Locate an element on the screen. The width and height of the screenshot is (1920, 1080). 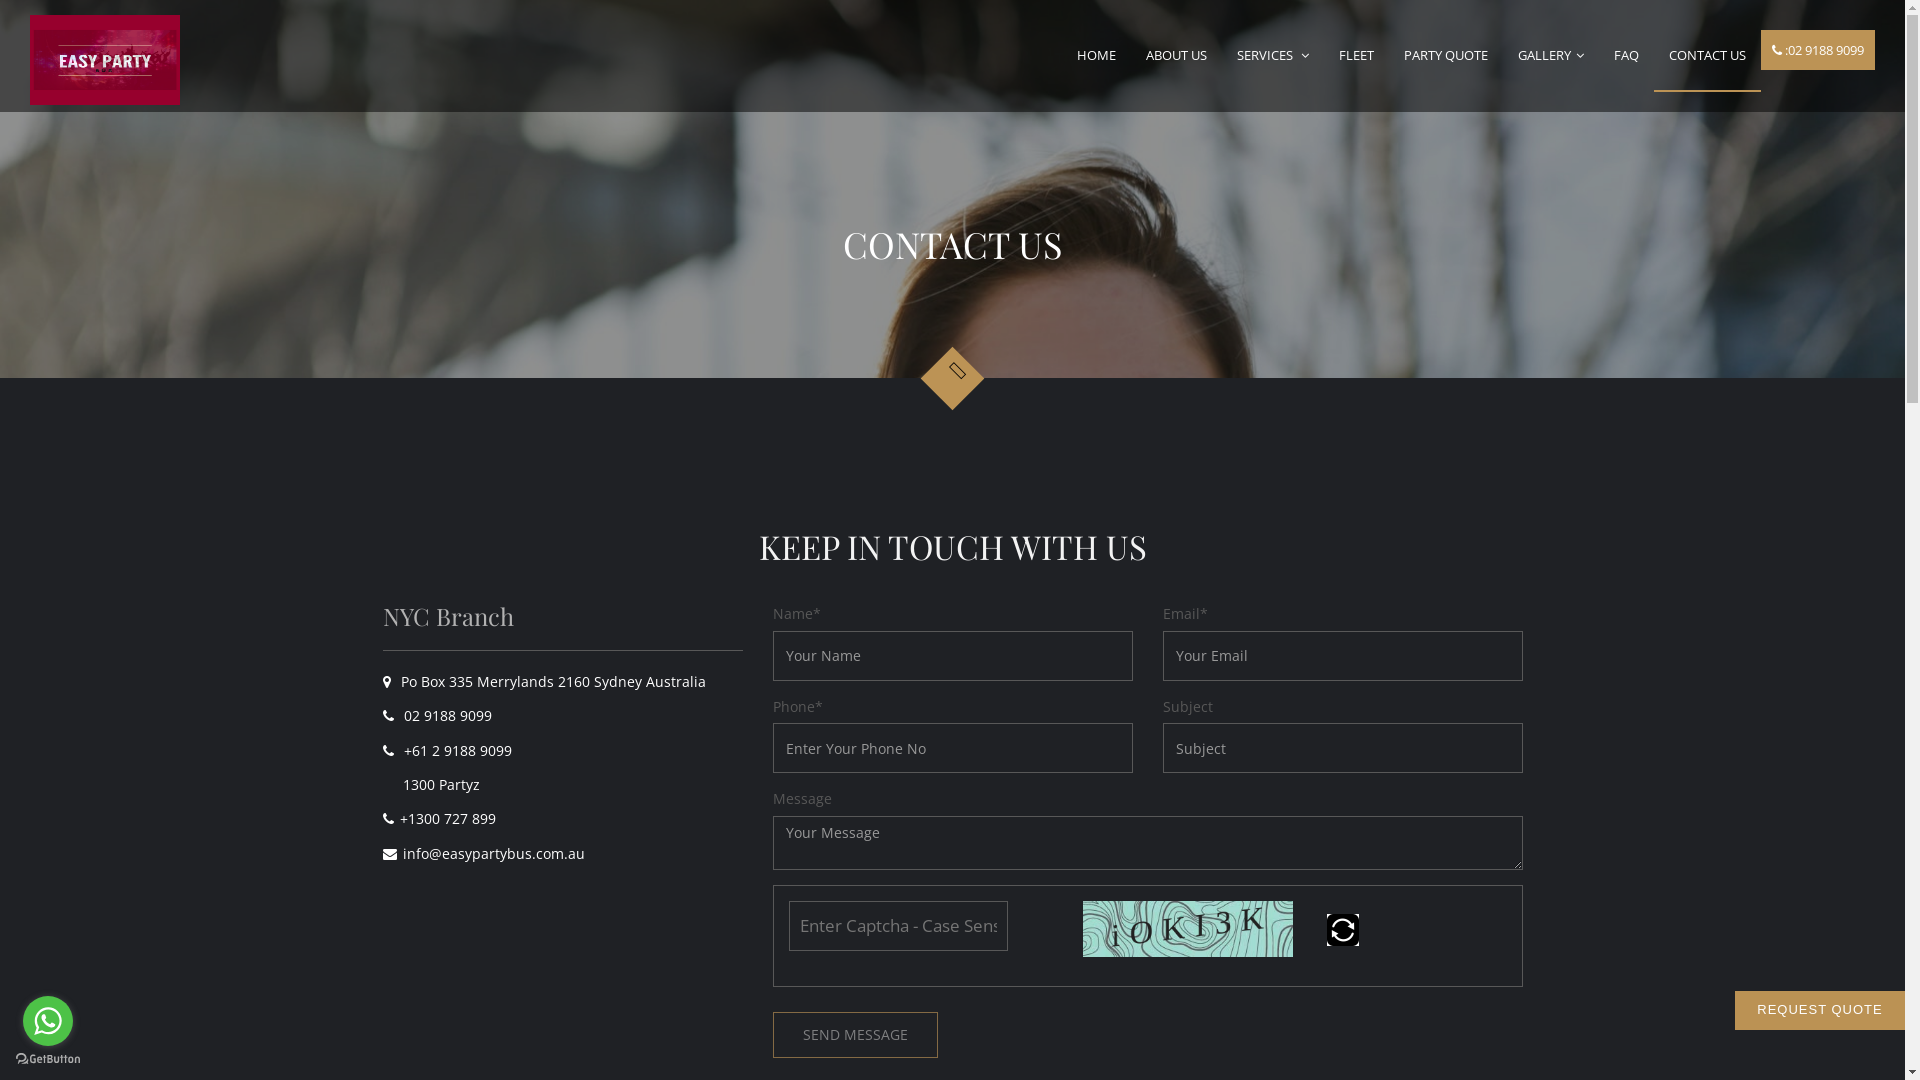
'SEND MESSAGE' is located at coordinates (854, 1034).